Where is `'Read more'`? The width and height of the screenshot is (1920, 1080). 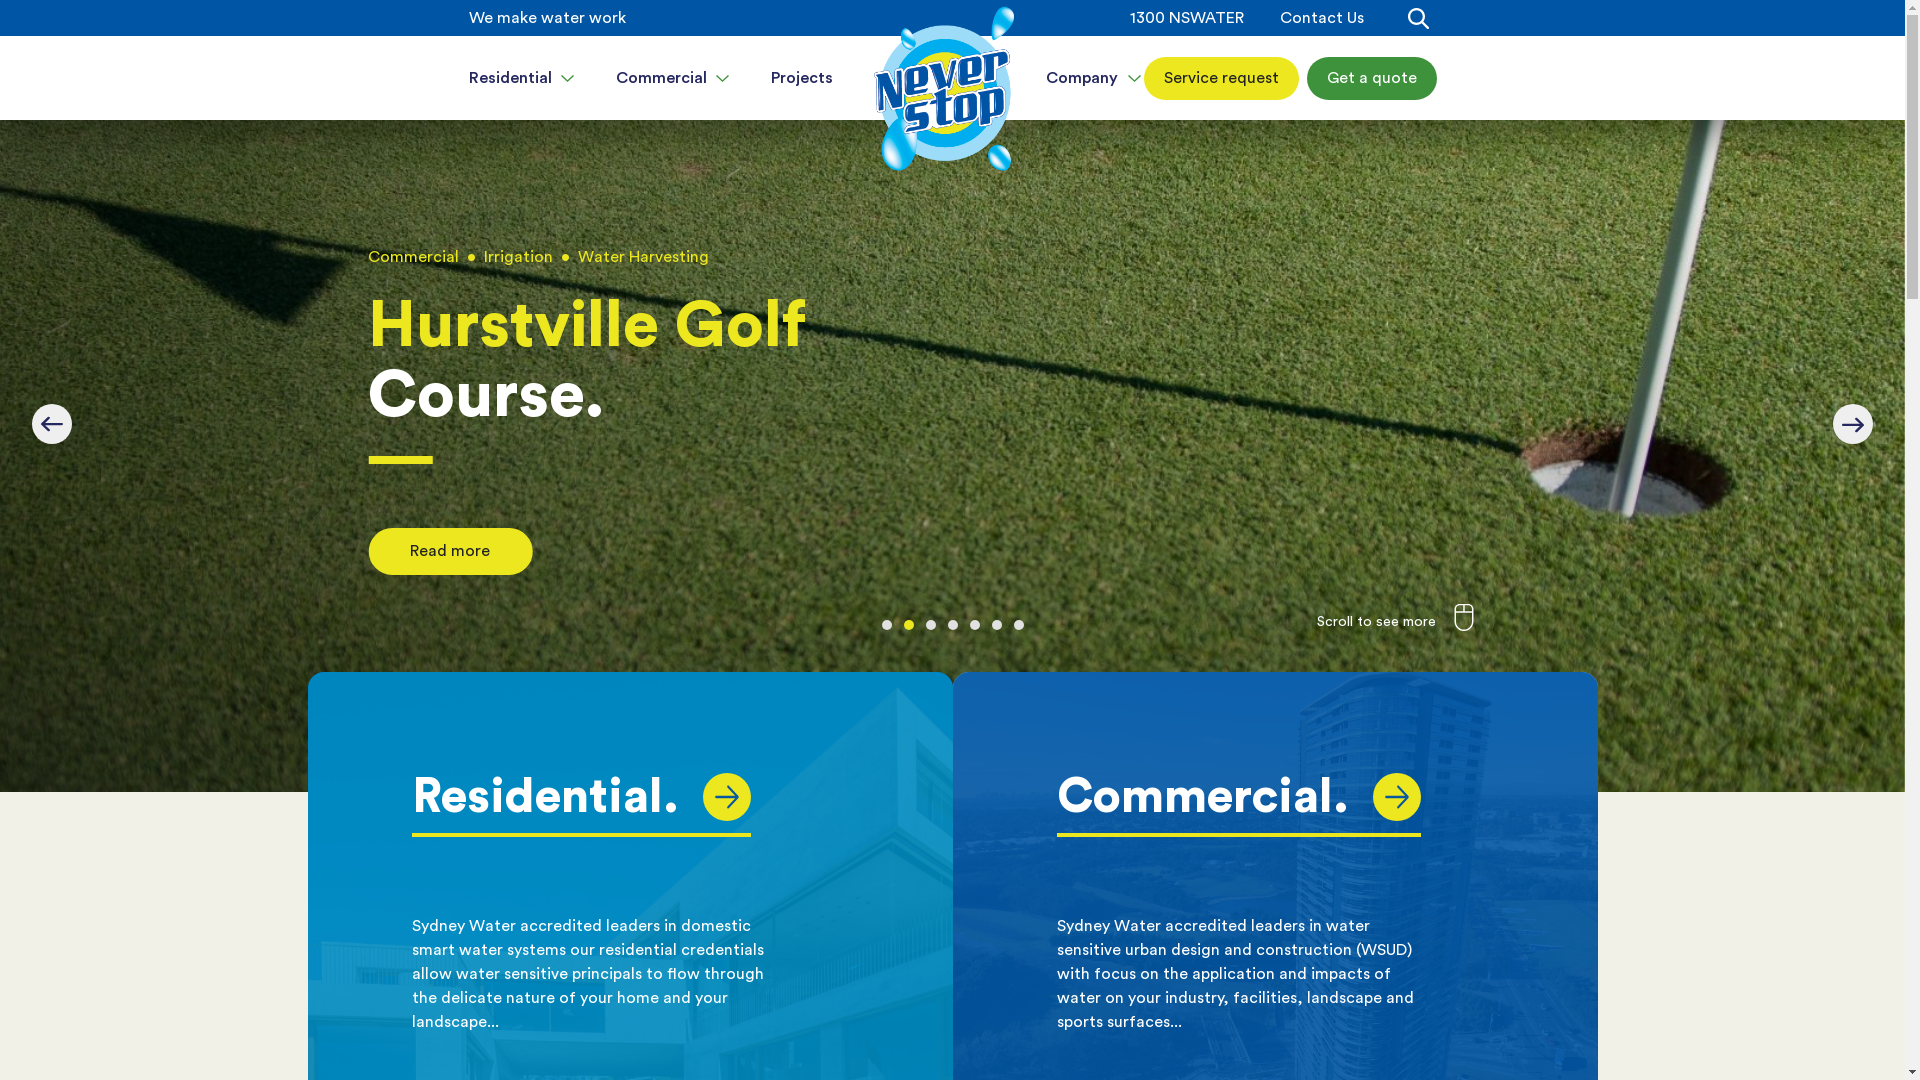 'Read more' is located at coordinates (368, 555).